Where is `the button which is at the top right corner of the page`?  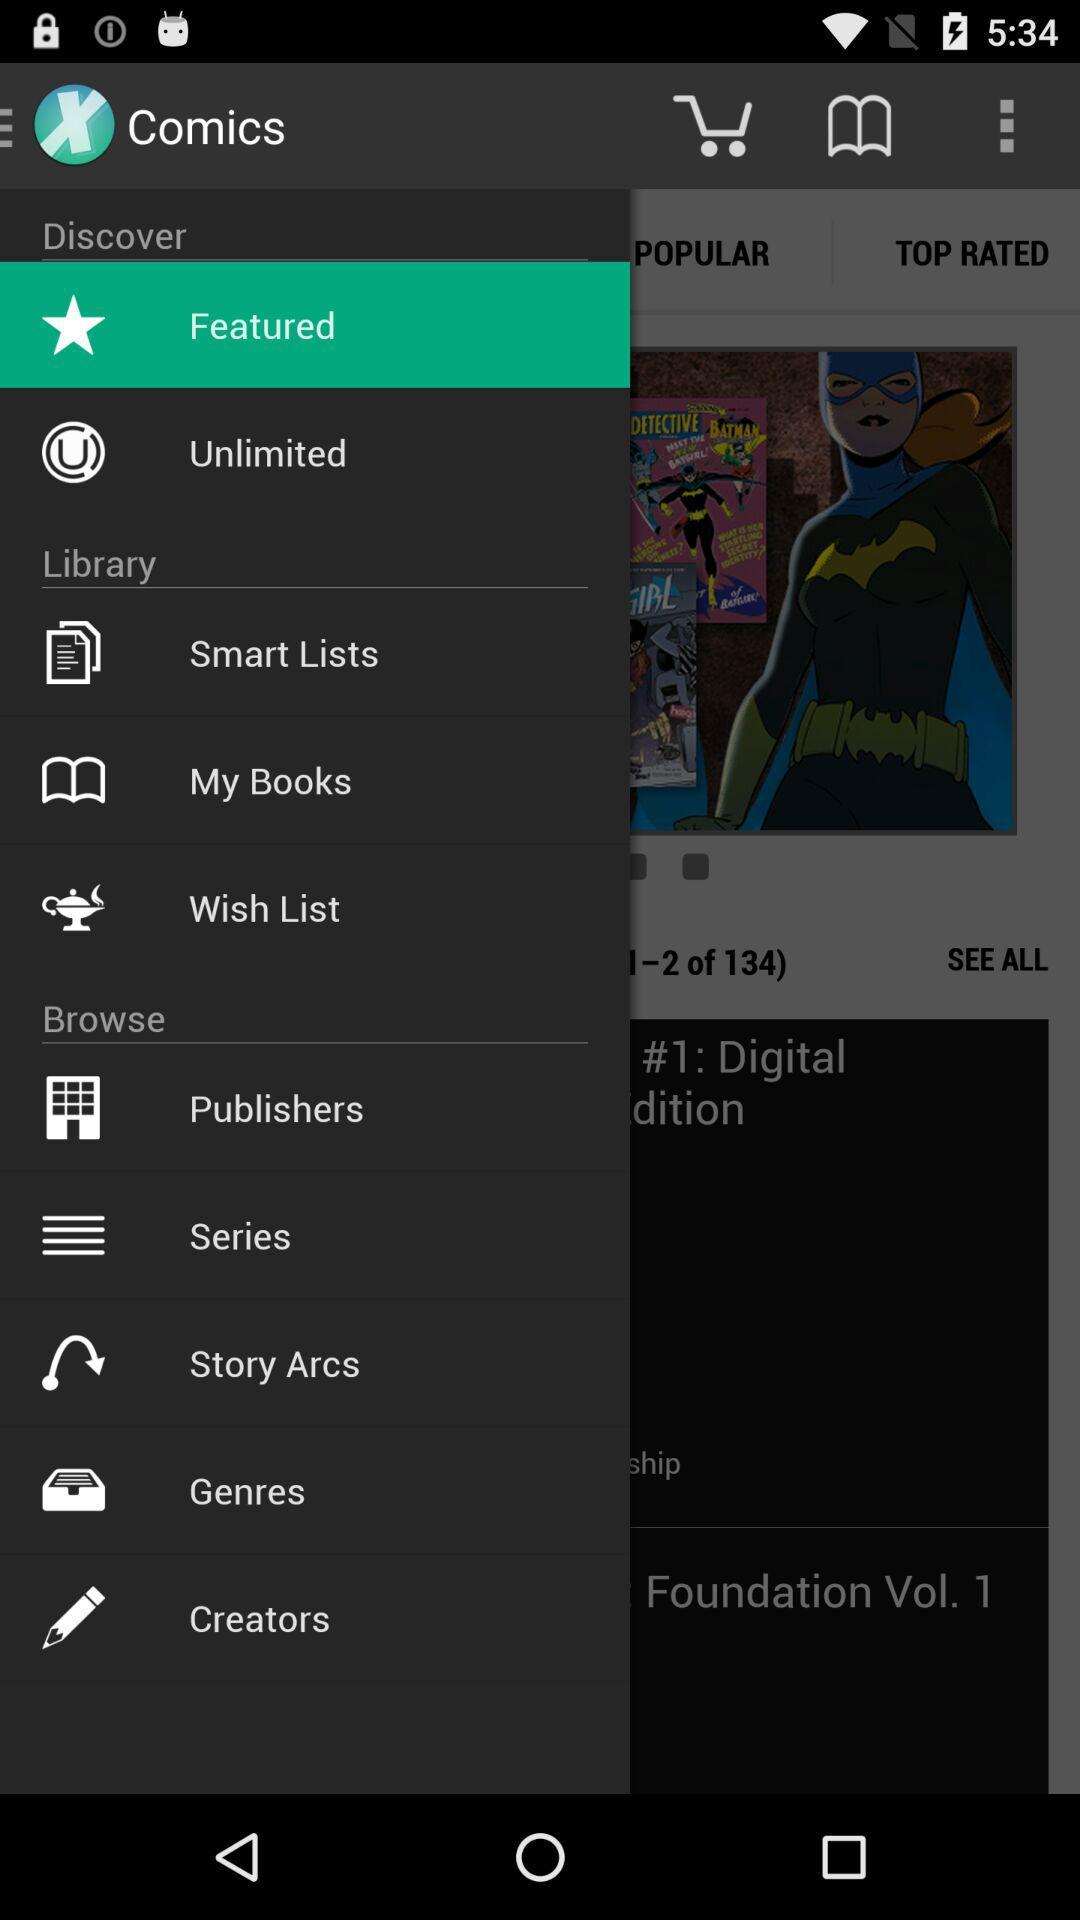 the button which is at the top right corner of the page is located at coordinates (1006, 124).